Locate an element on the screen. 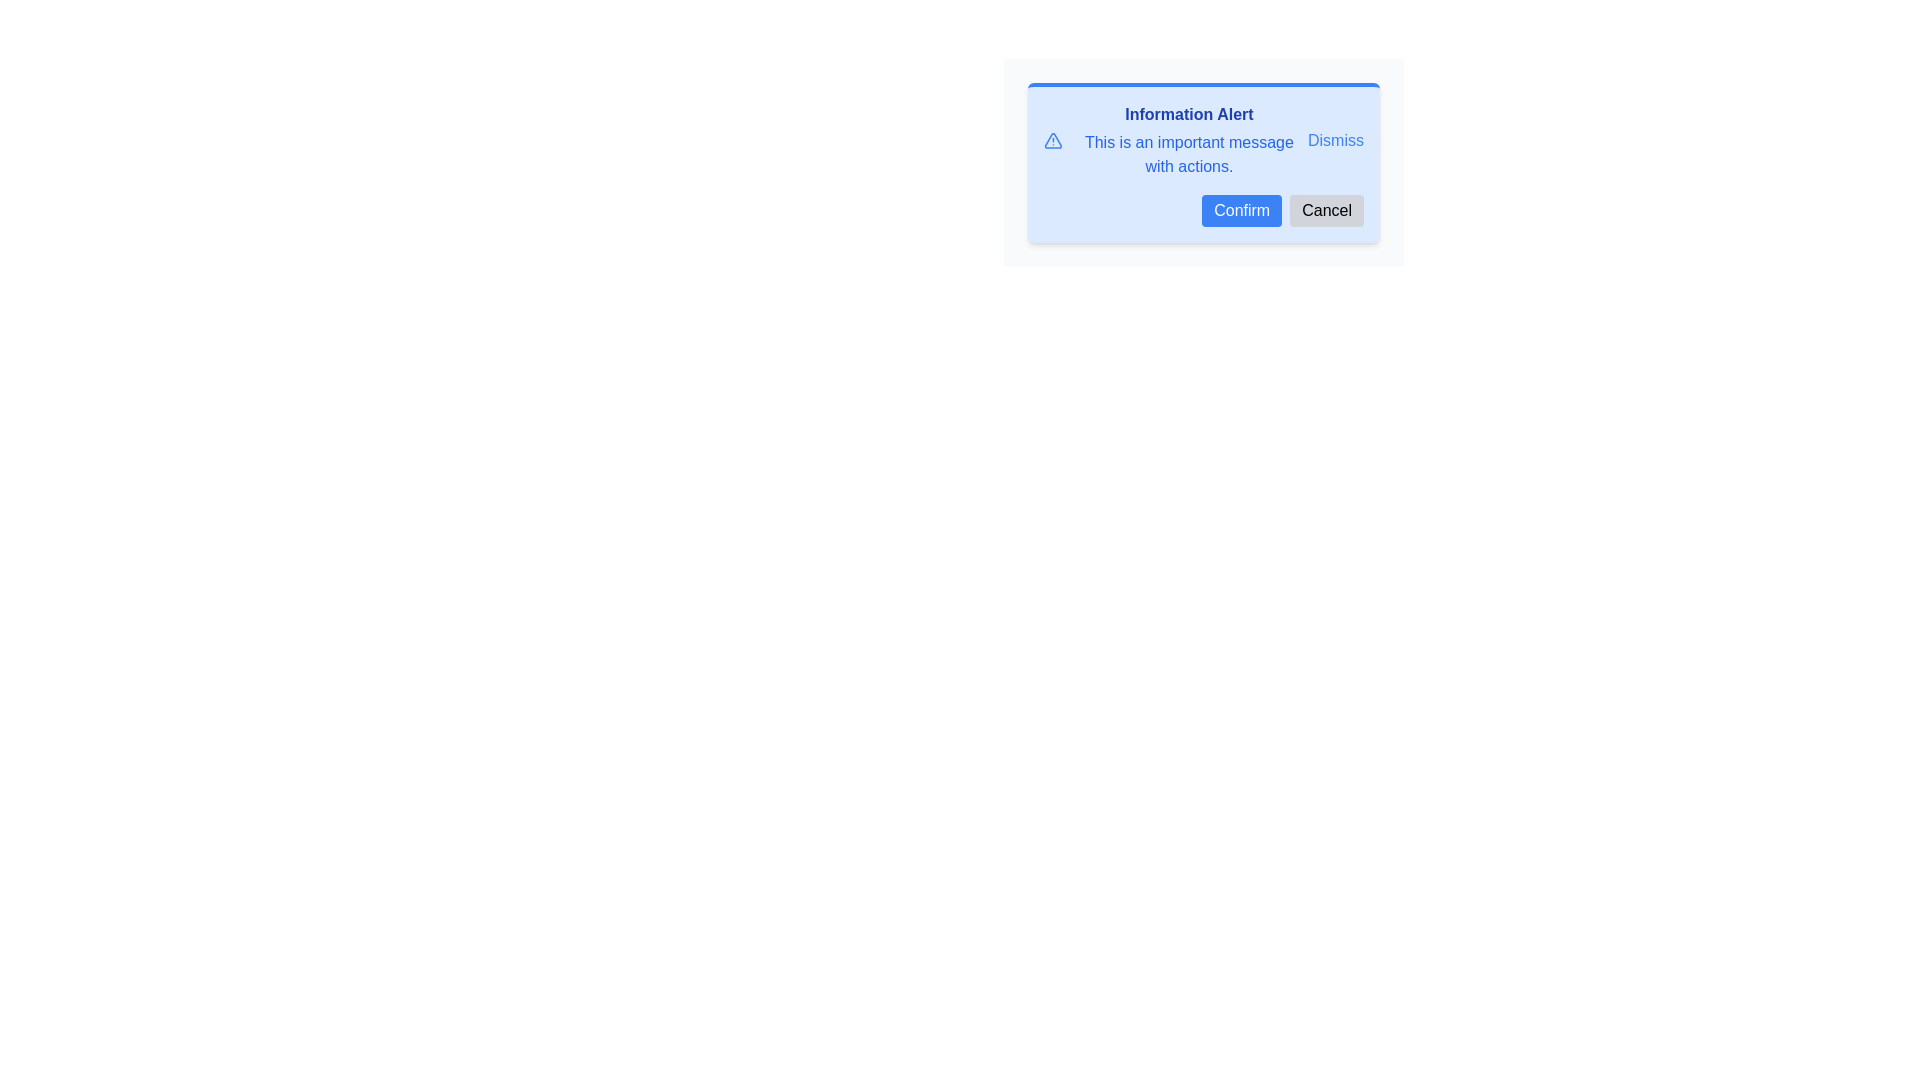 The width and height of the screenshot is (1920, 1080). the warning icon located to the left of the 'Information Alert' text within the warning message box is located at coordinates (1052, 140).